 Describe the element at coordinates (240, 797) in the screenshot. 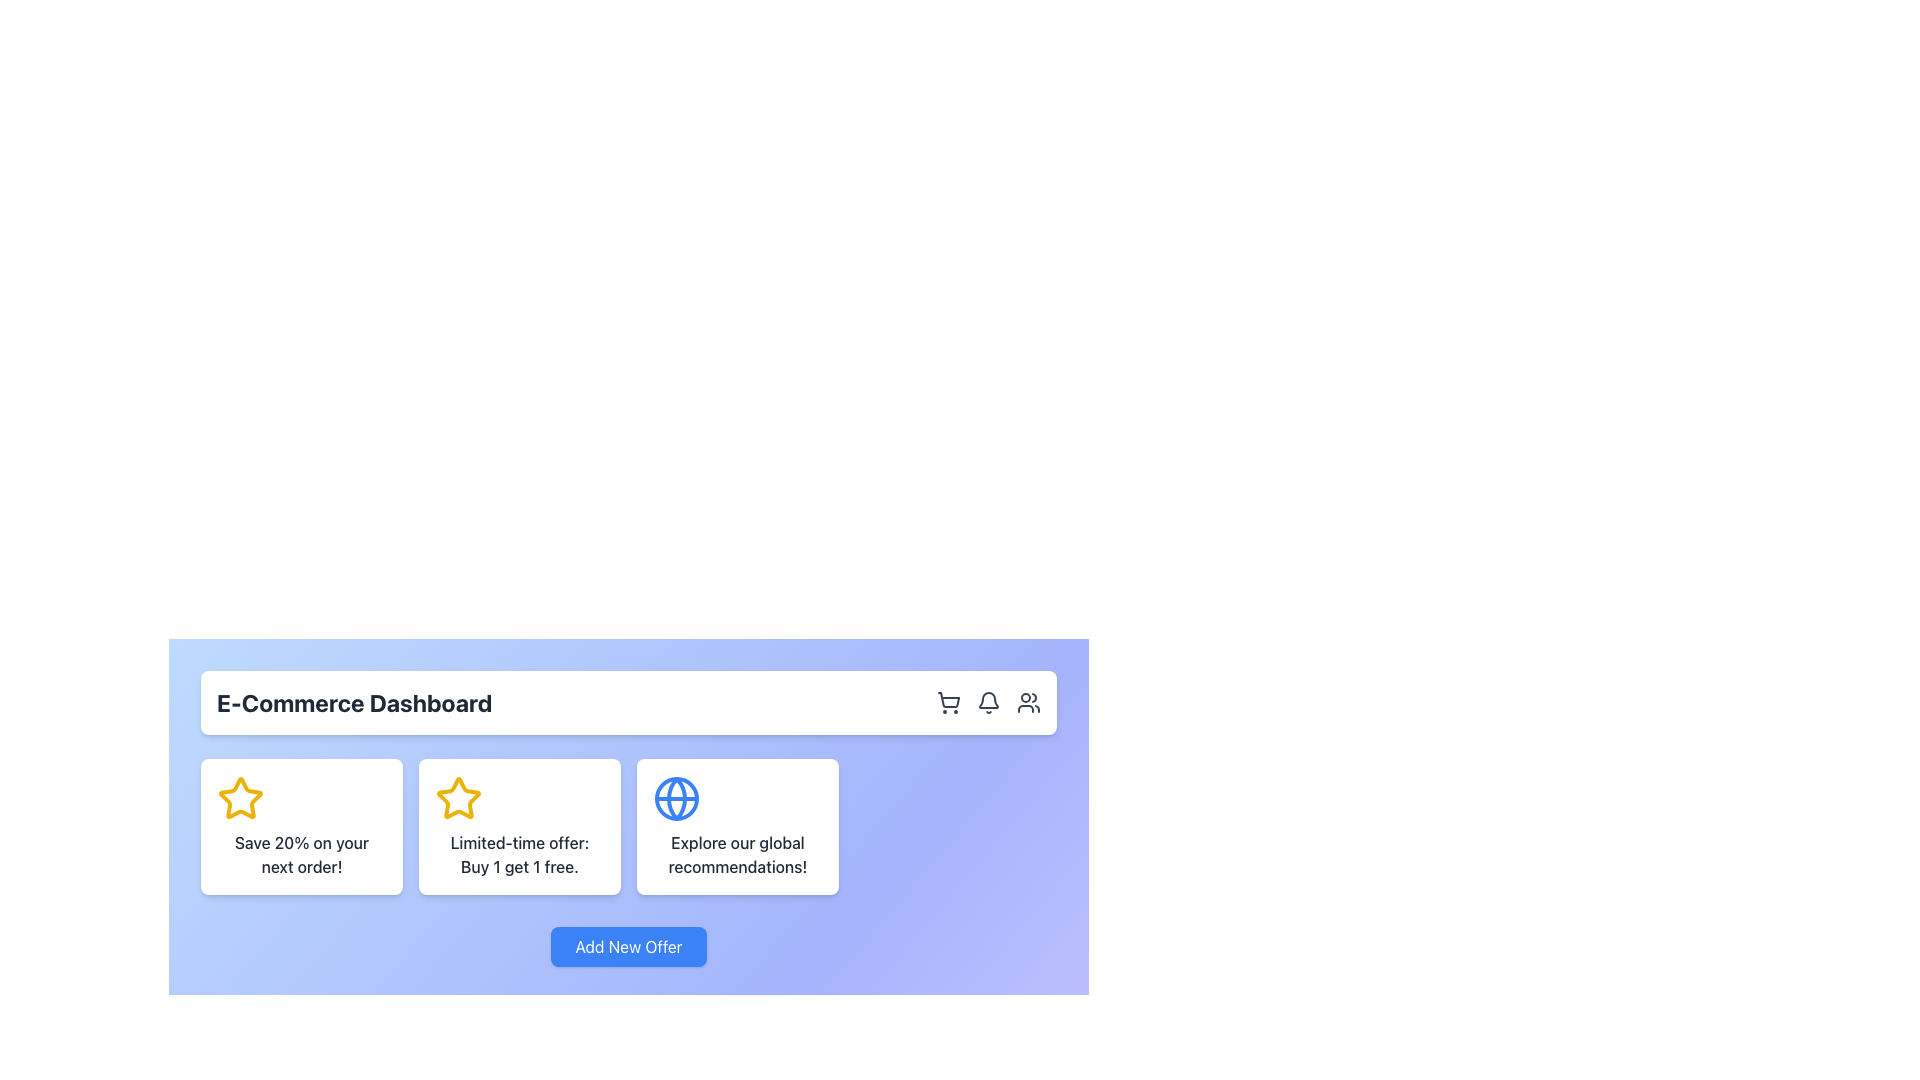

I see `the decorative icon located below the 'Save 20% on your next order!' text and to the left of the star icon associated with 'Limited-time offer: Buy 1 get 1 free.'` at that location.